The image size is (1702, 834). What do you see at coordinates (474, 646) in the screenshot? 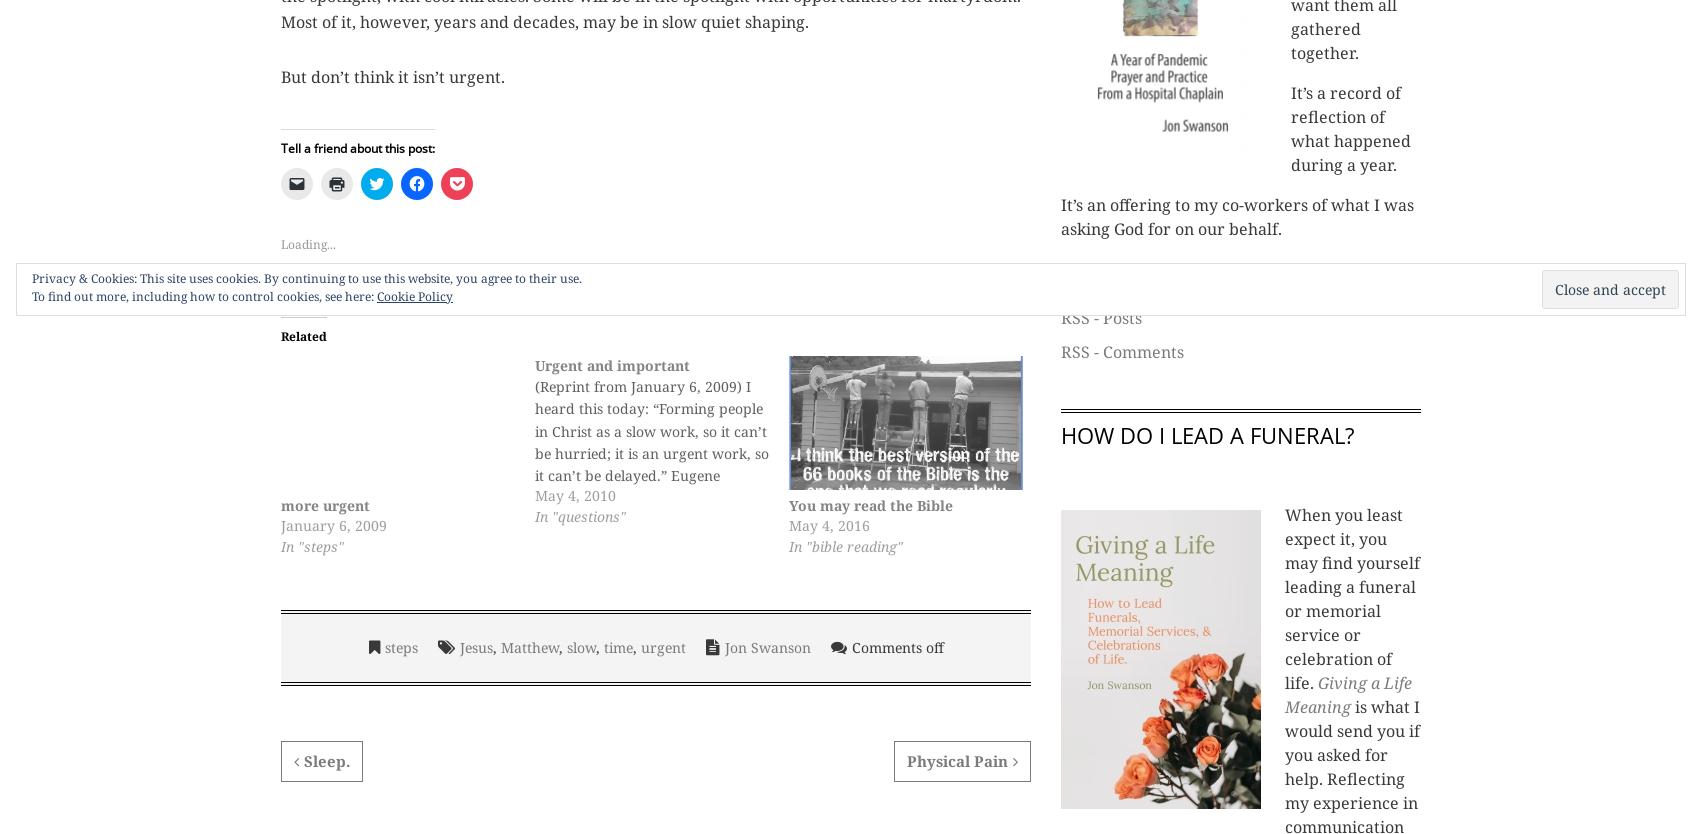
I see `'Jesus'` at bounding box center [474, 646].